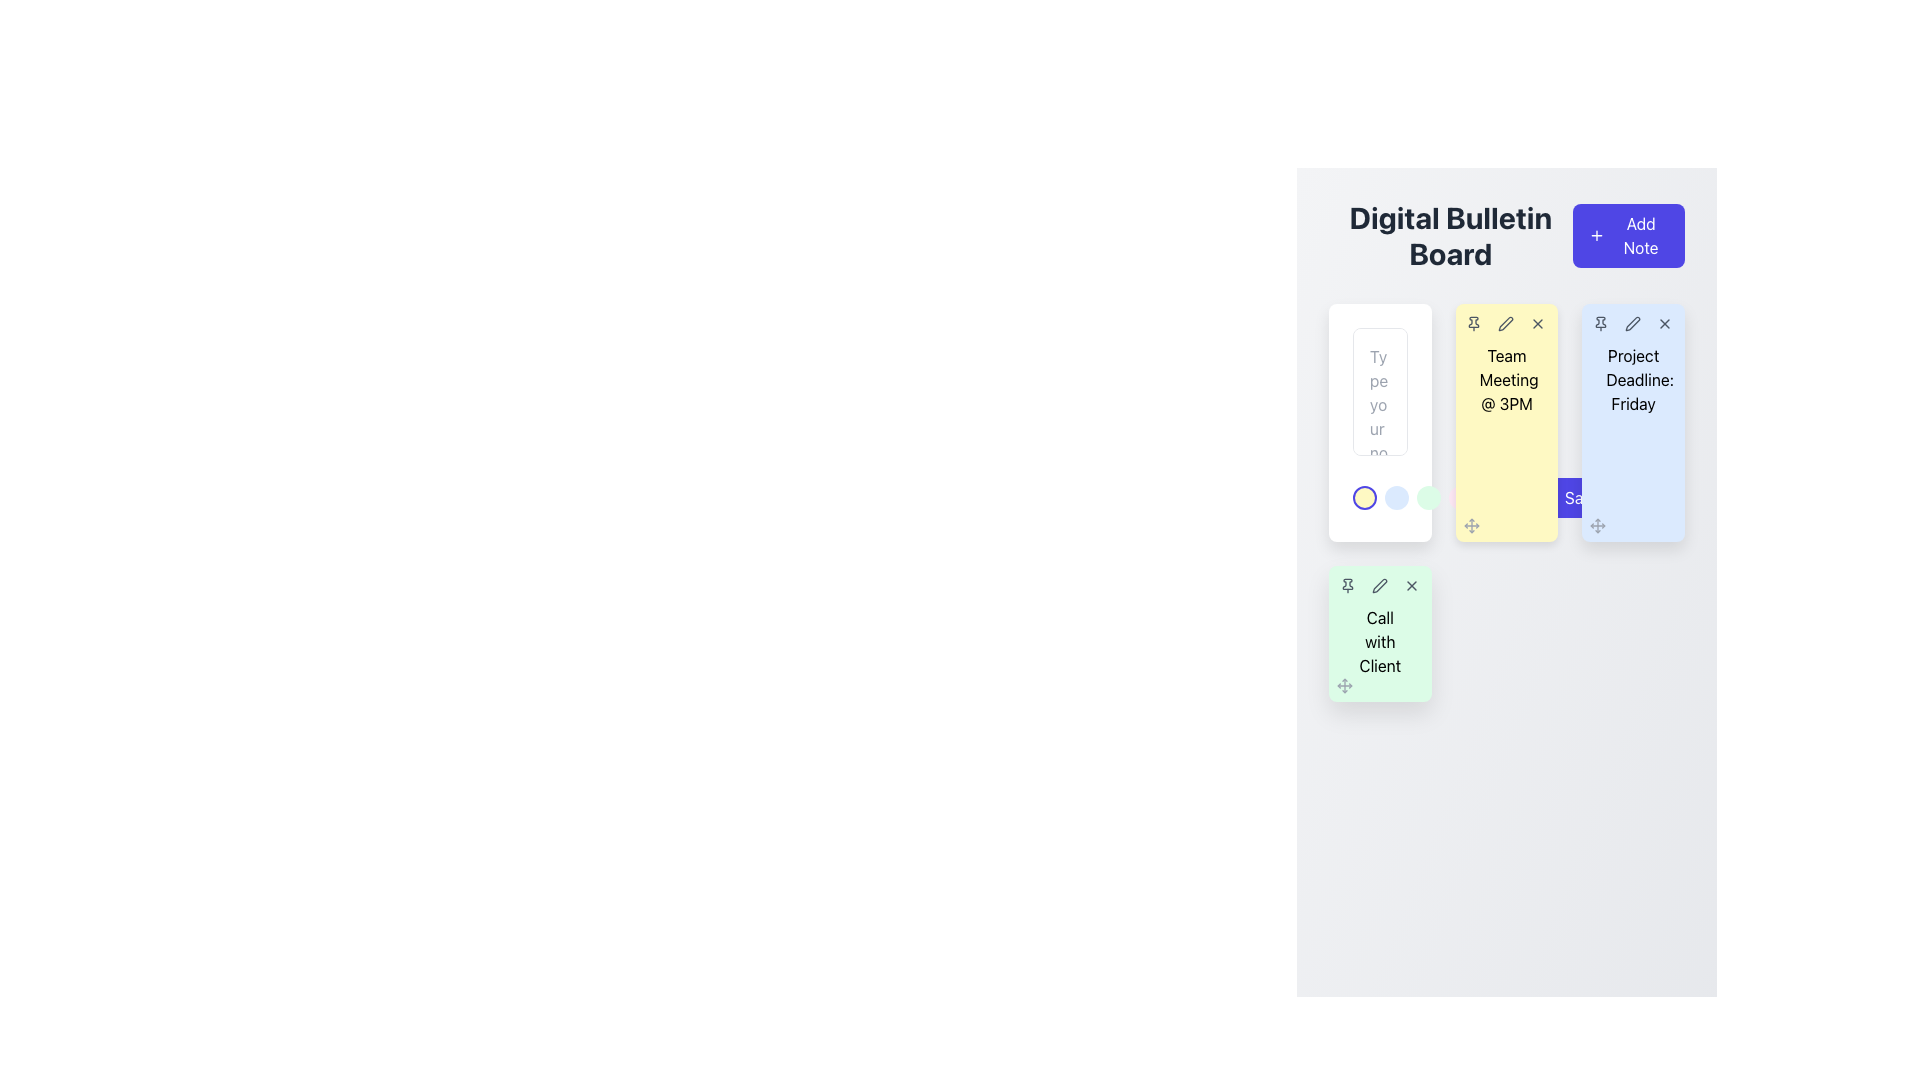 This screenshot has height=1080, width=1920. I want to click on the move or drag handle icon located at the bottom-left corner of the 'Call with Client' card, which is the first card in the bottom row, so click(1344, 685).